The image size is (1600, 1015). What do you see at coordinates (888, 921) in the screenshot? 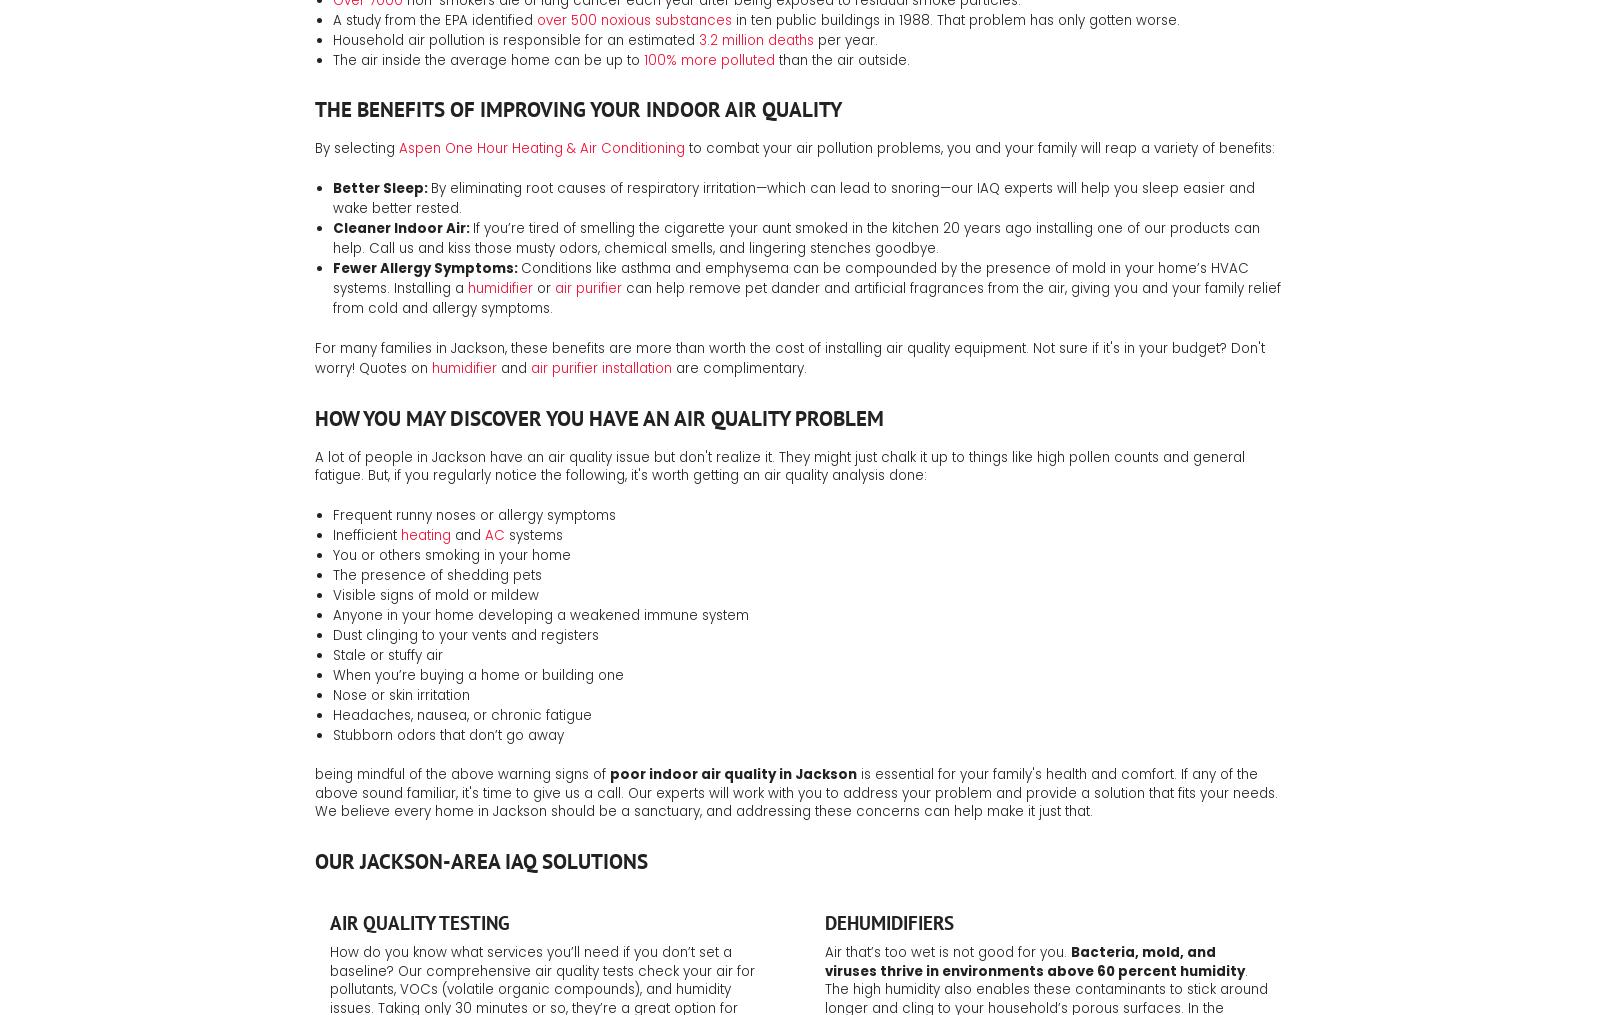
I see `'Dehumidifiers'` at bounding box center [888, 921].